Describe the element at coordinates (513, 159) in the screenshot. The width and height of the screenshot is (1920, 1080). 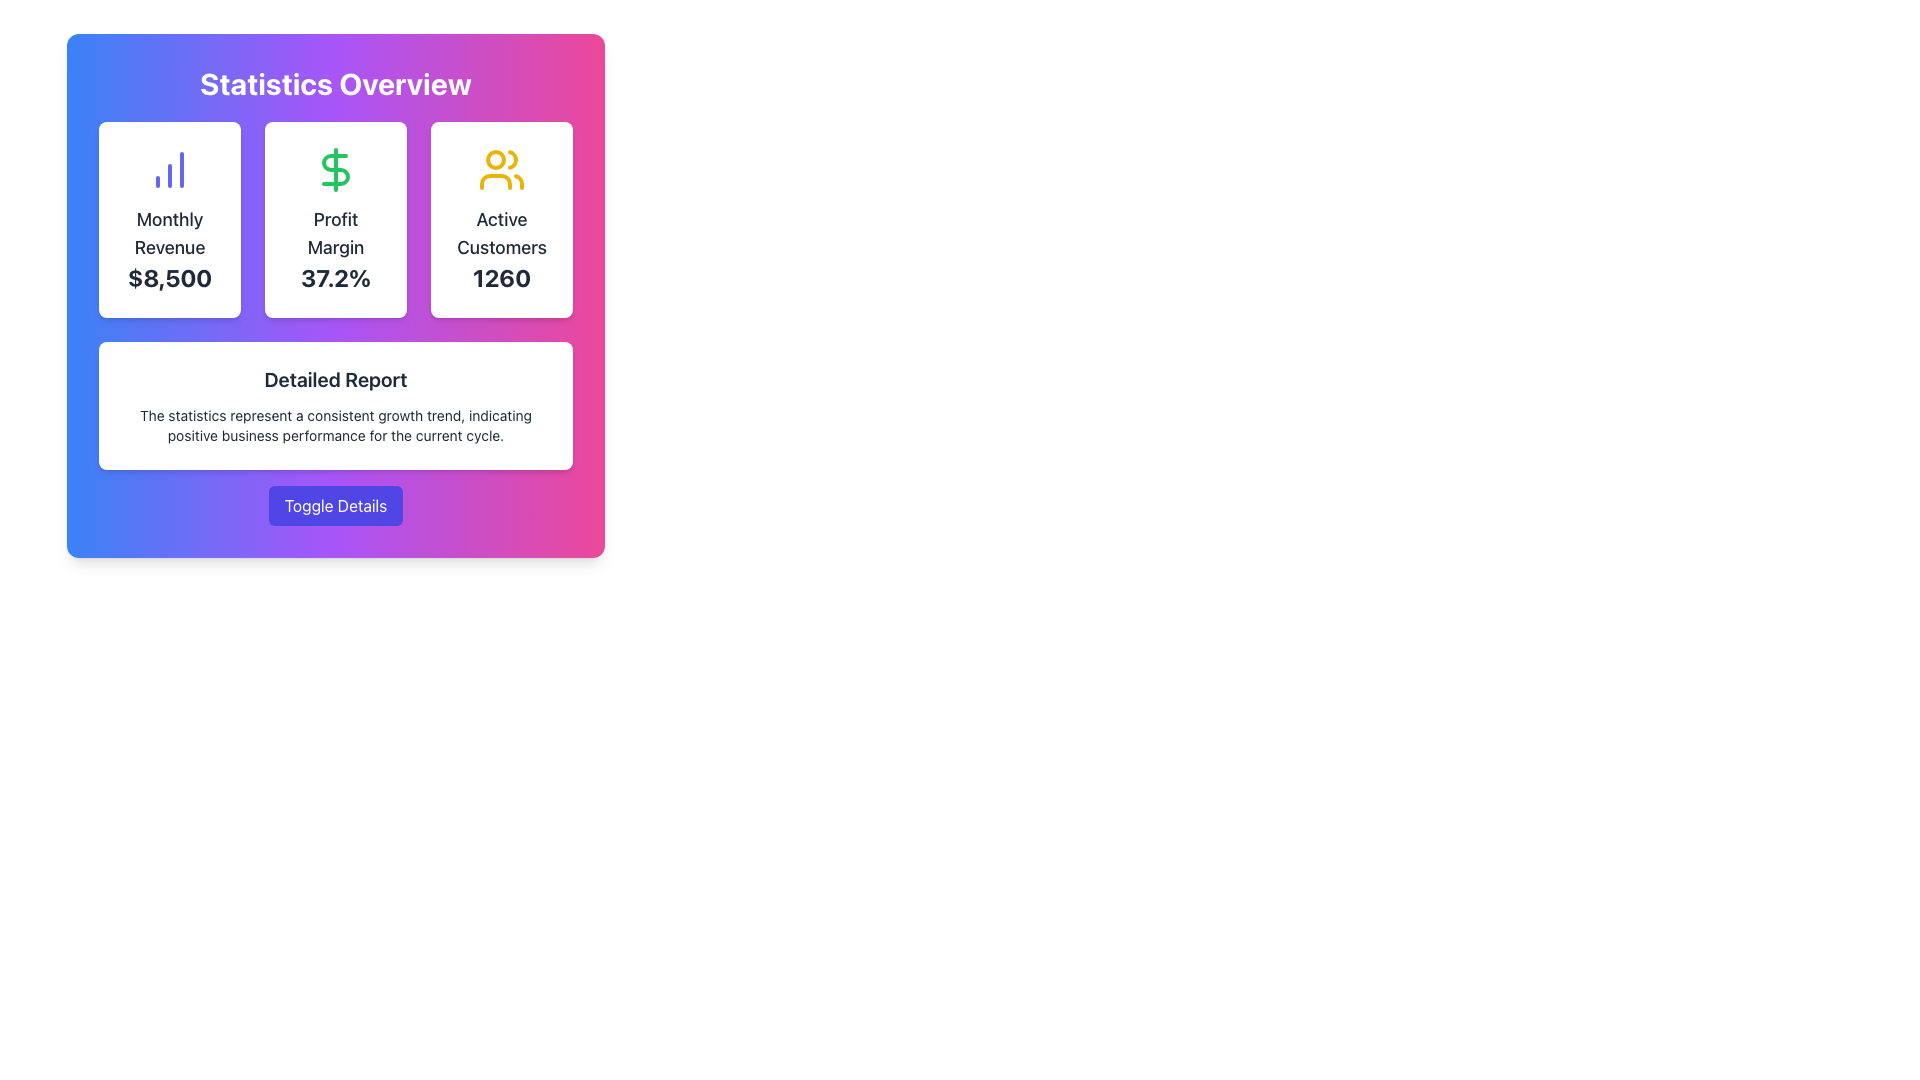
I see `the yellow user icon in the 'Active Customers' section of the 'Statistics Overview' card, which is represented by a vector graphic with three lines forming a curve` at that location.